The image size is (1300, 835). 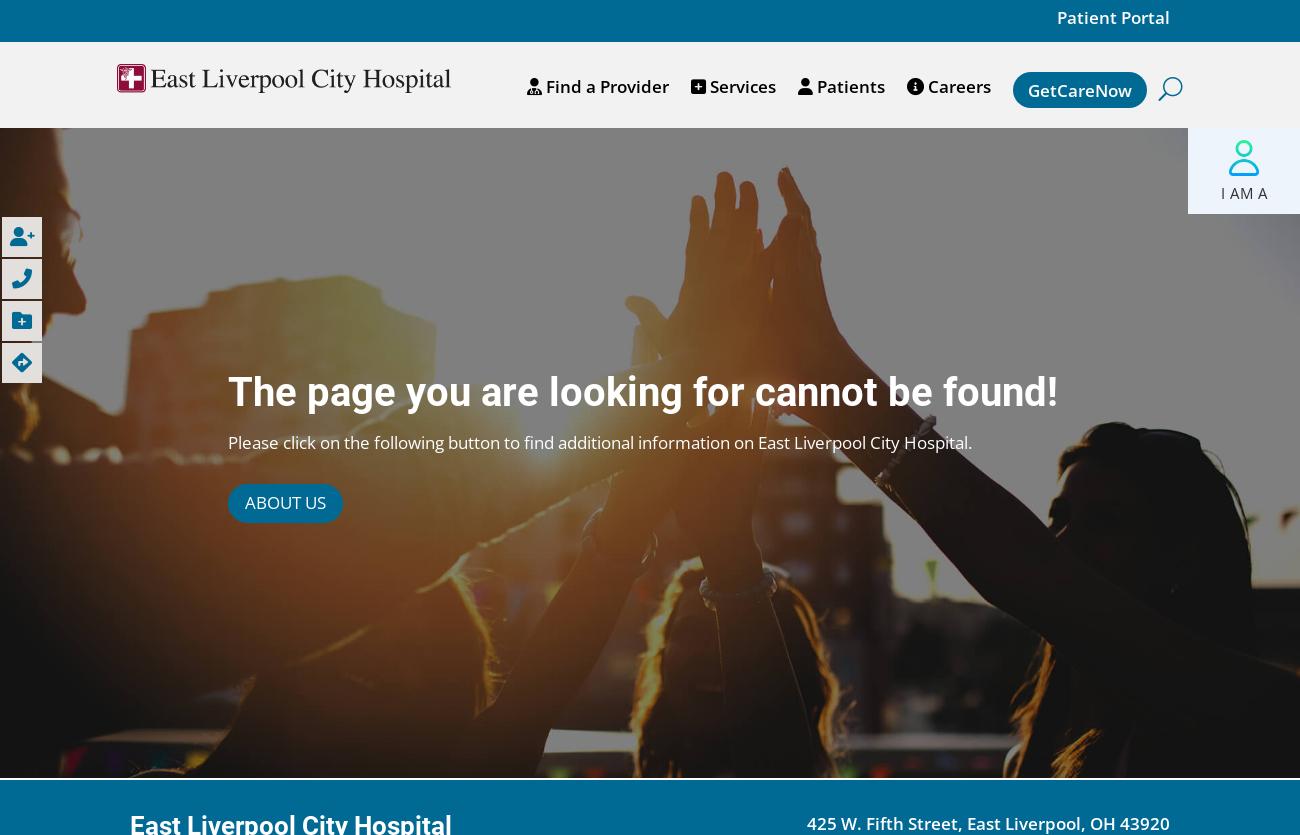 What do you see at coordinates (641, 391) in the screenshot?
I see `'The page you are looking for cannot be found!'` at bounding box center [641, 391].